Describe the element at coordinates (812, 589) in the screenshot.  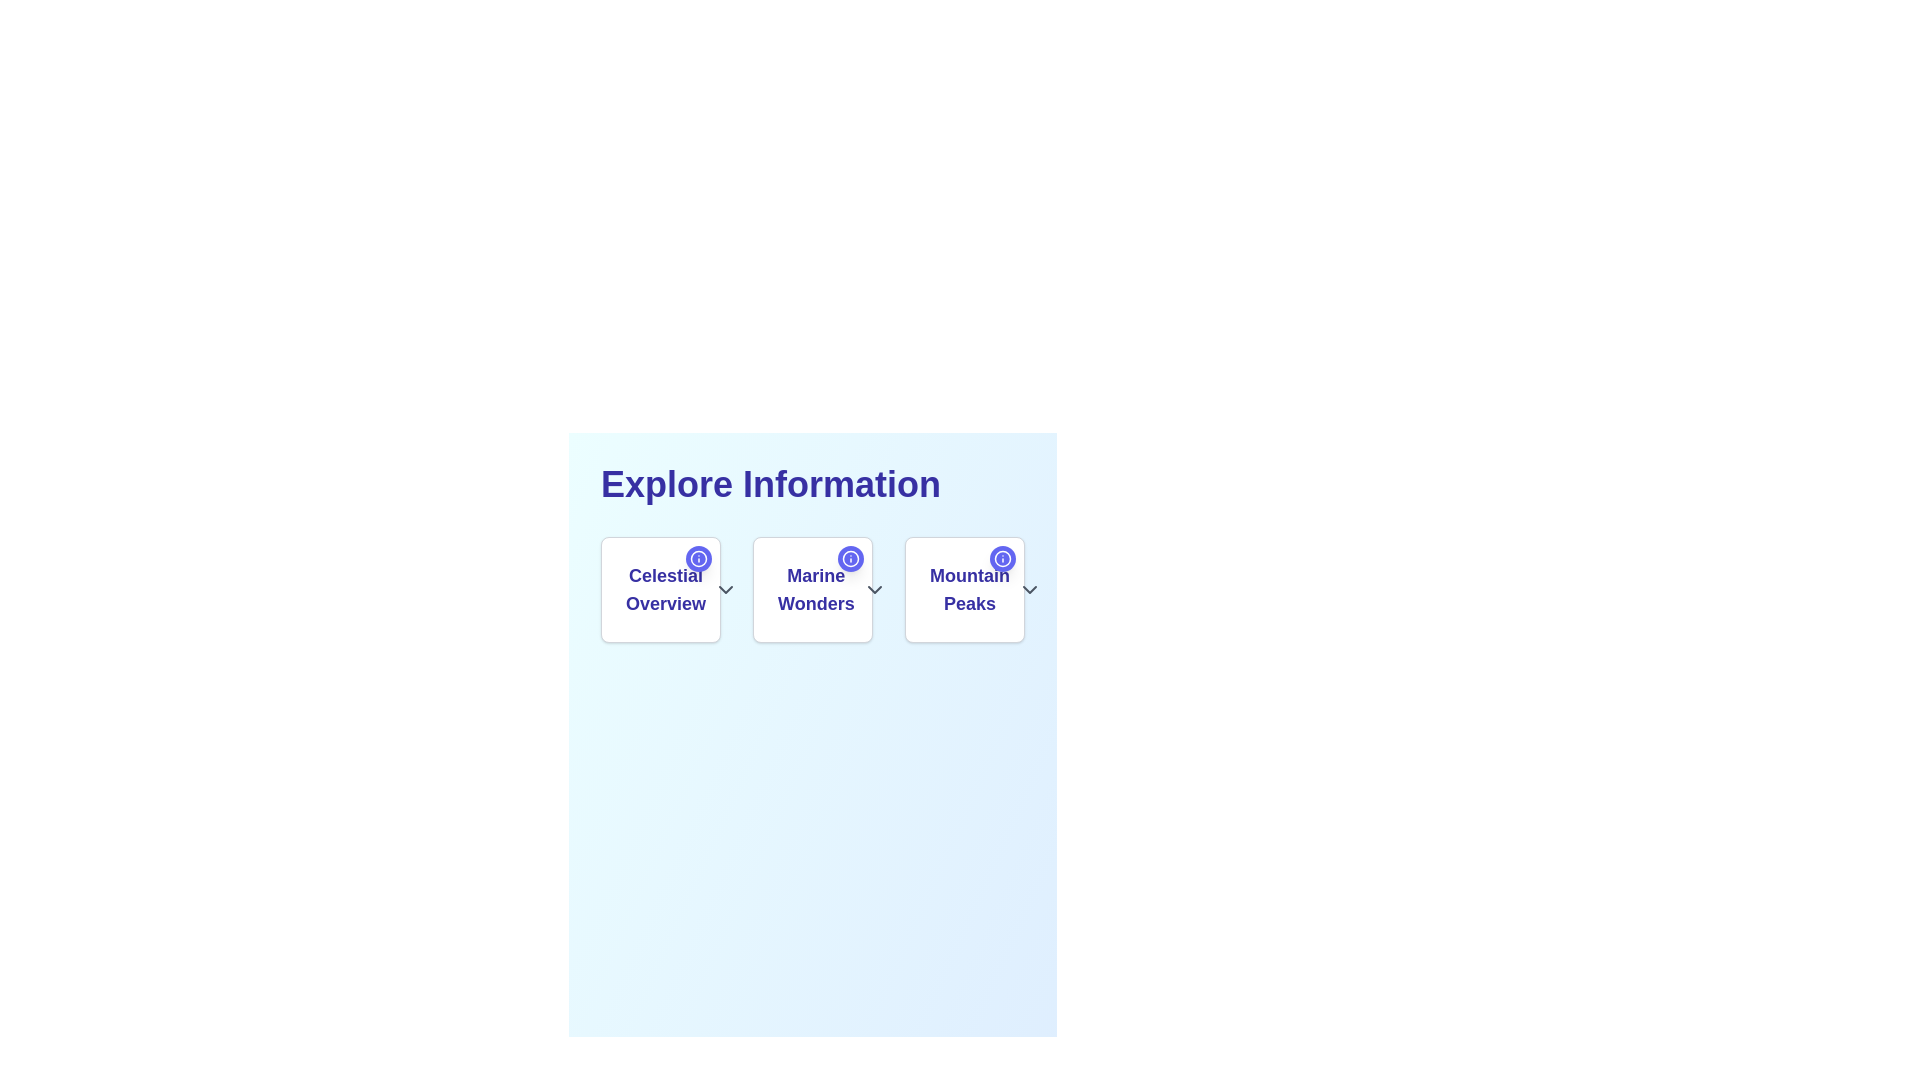
I see `the 'Marine Wonders' text label` at that location.